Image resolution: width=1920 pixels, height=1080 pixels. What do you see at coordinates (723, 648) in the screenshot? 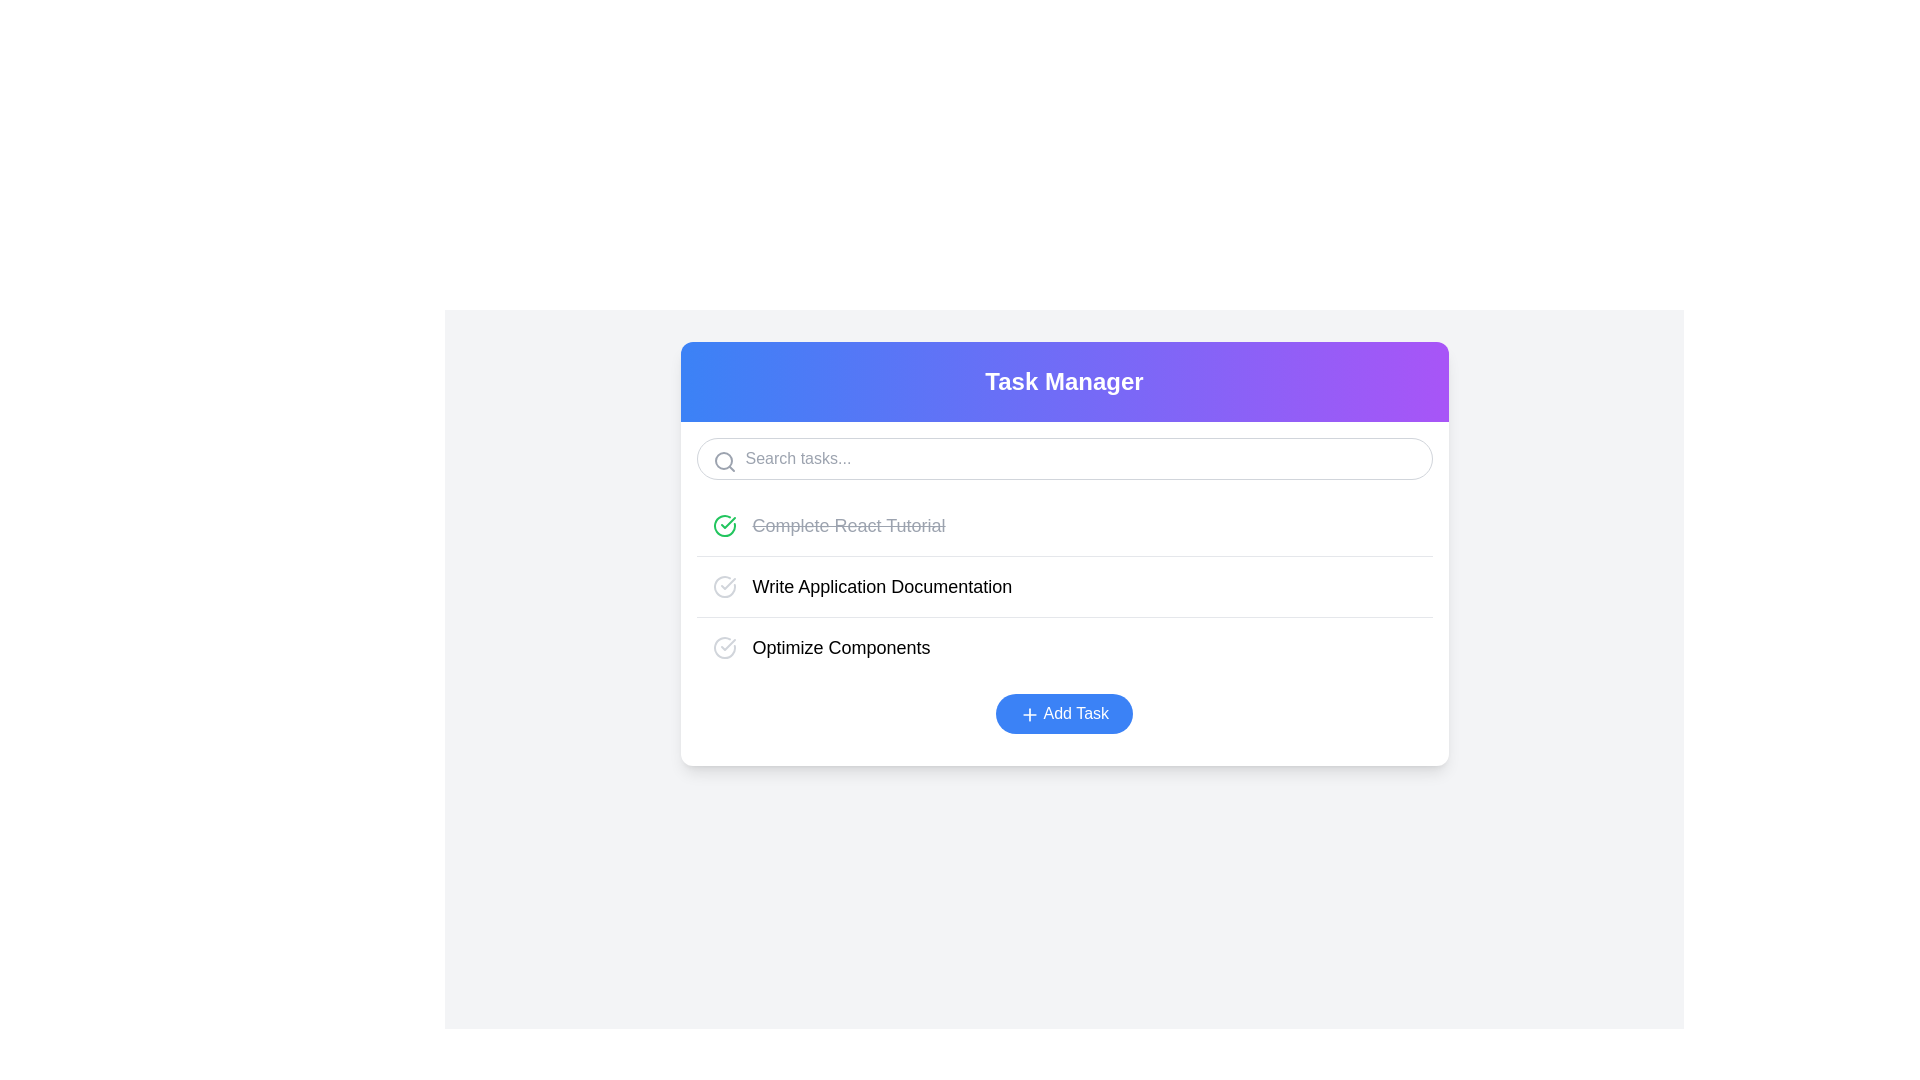
I see `the completion icon located to the left of the 'Optimize Components' task title in the task list interface` at bounding box center [723, 648].